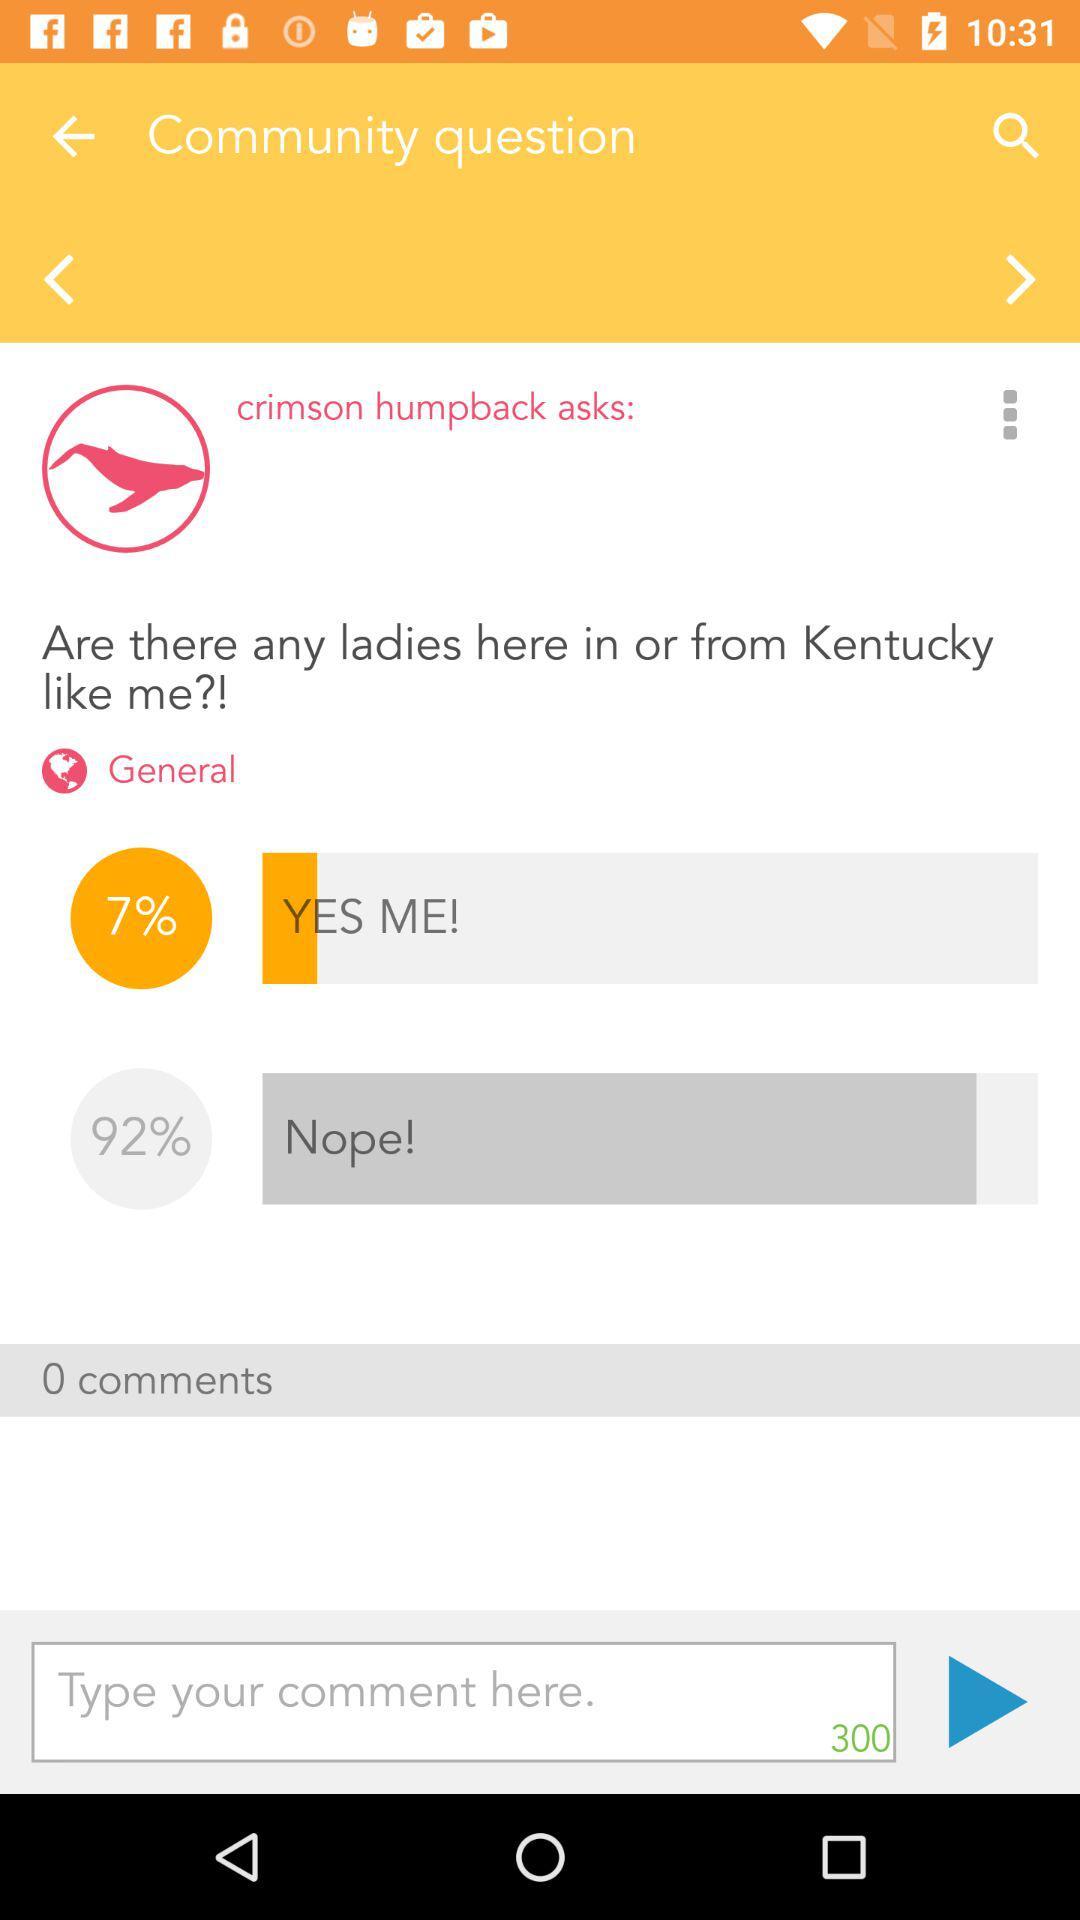 This screenshot has width=1080, height=1920. I want to click on item at the bottom right corner, so click(987, 1701).